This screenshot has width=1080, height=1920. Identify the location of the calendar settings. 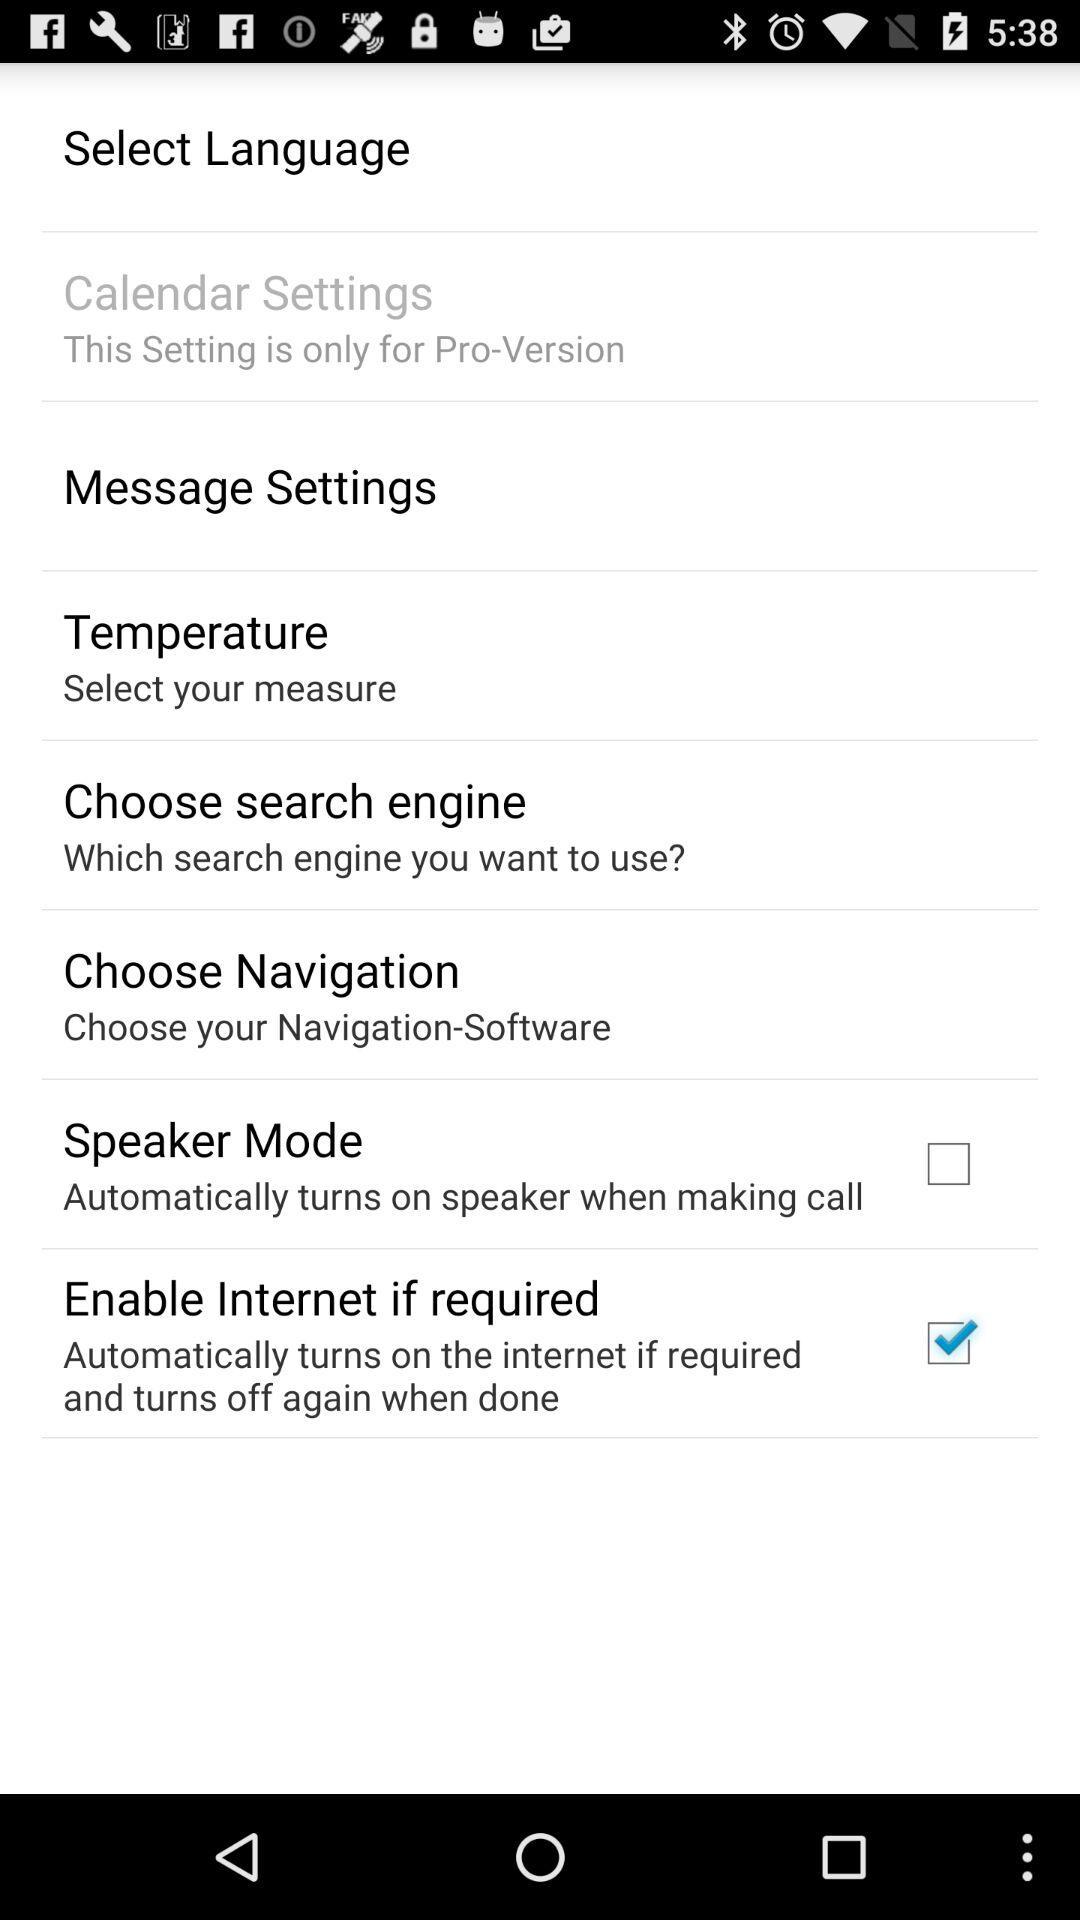
(247, 290).